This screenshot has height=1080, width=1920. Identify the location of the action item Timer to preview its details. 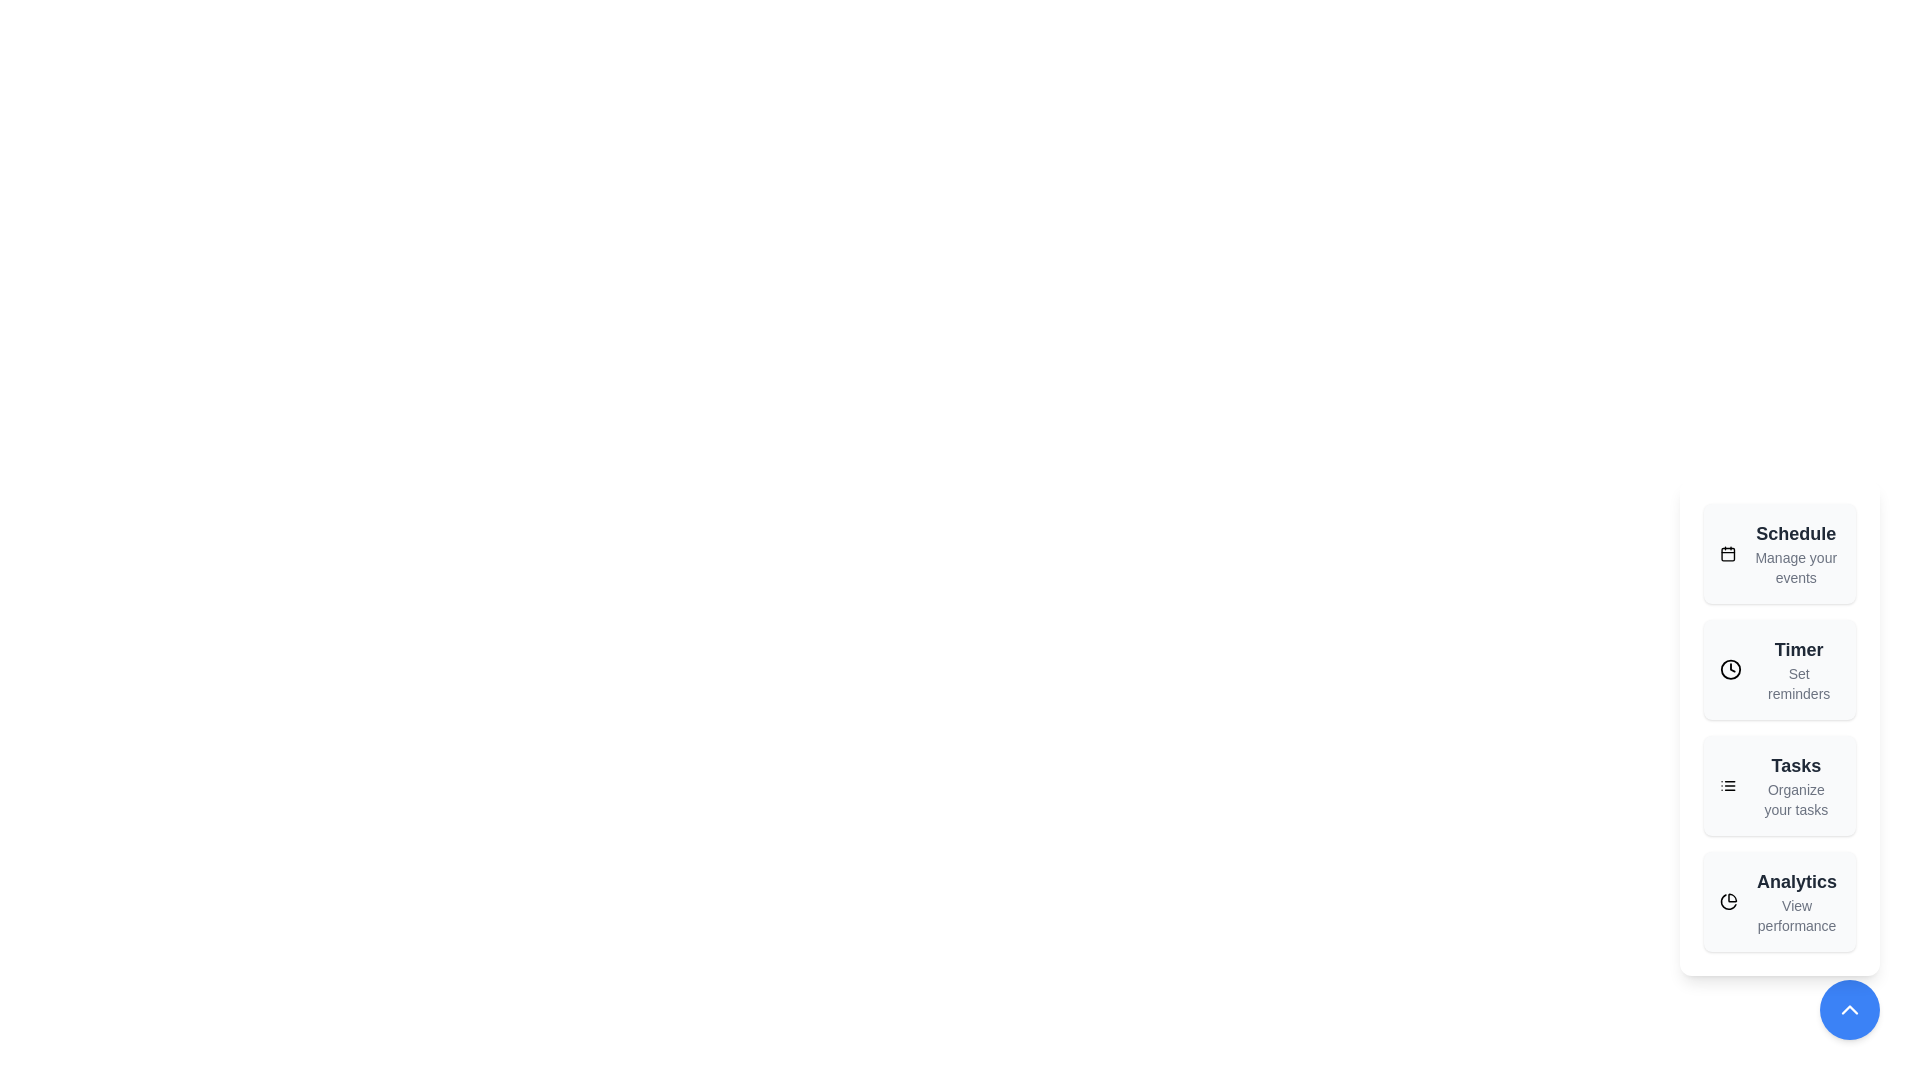
(1780, 670).